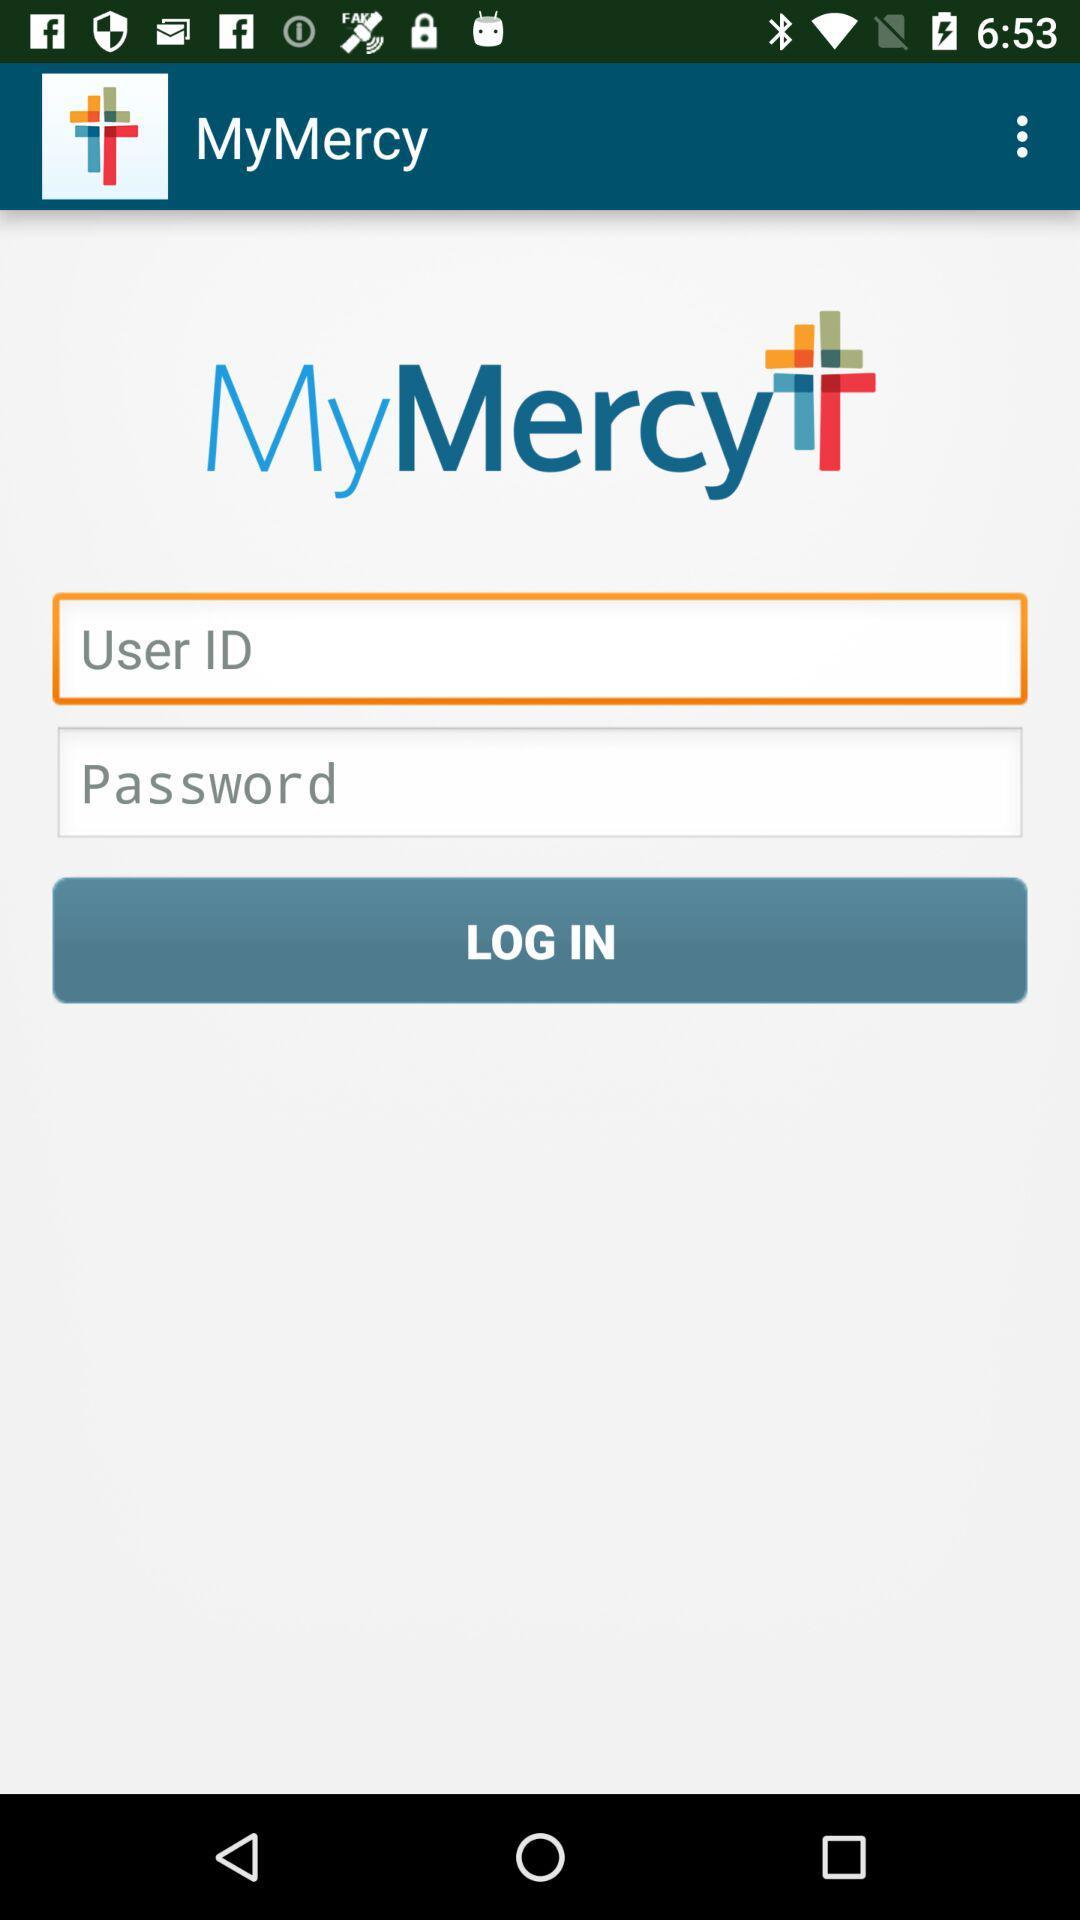  I want to click on input password, so click(540, 787).